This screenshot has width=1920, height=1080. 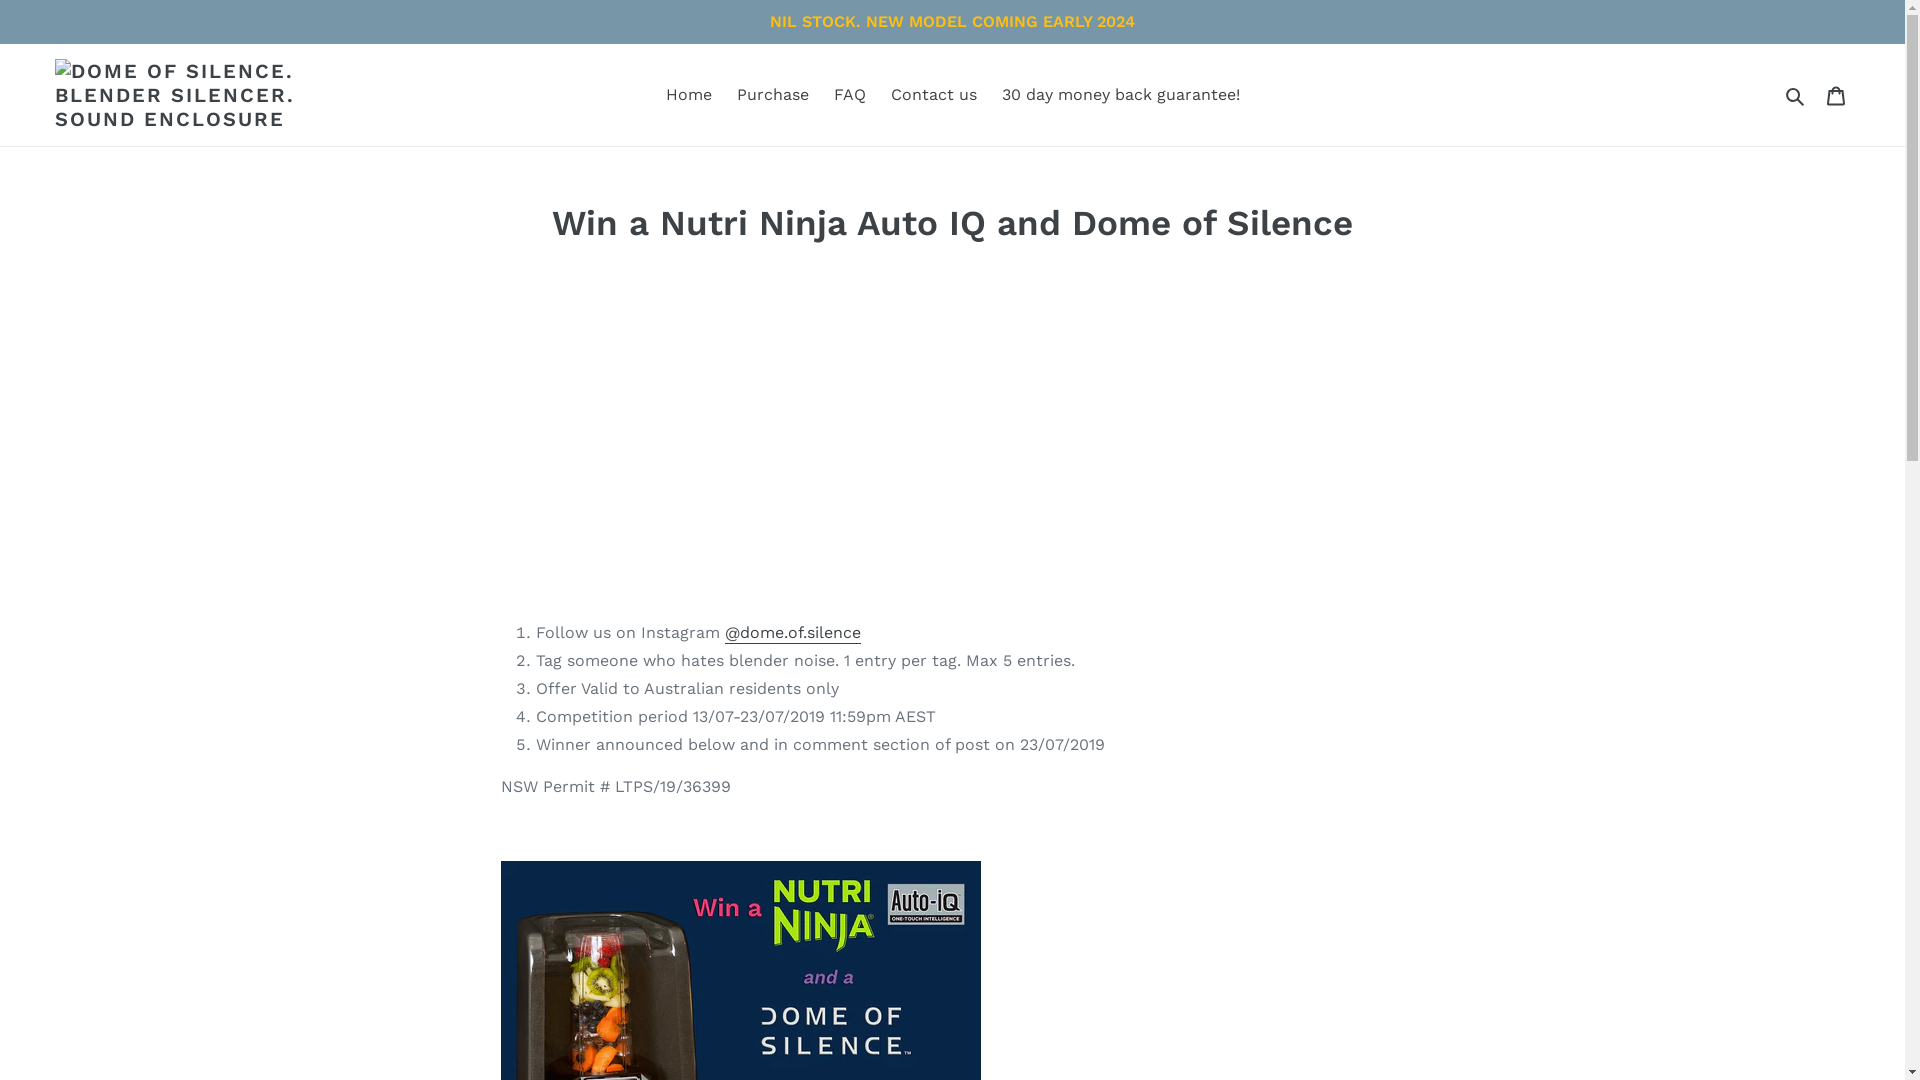 What do you see at coordinates (1796, 95) in the screenshot?
I see `'Submit'` at bounding box center [1796, 95].